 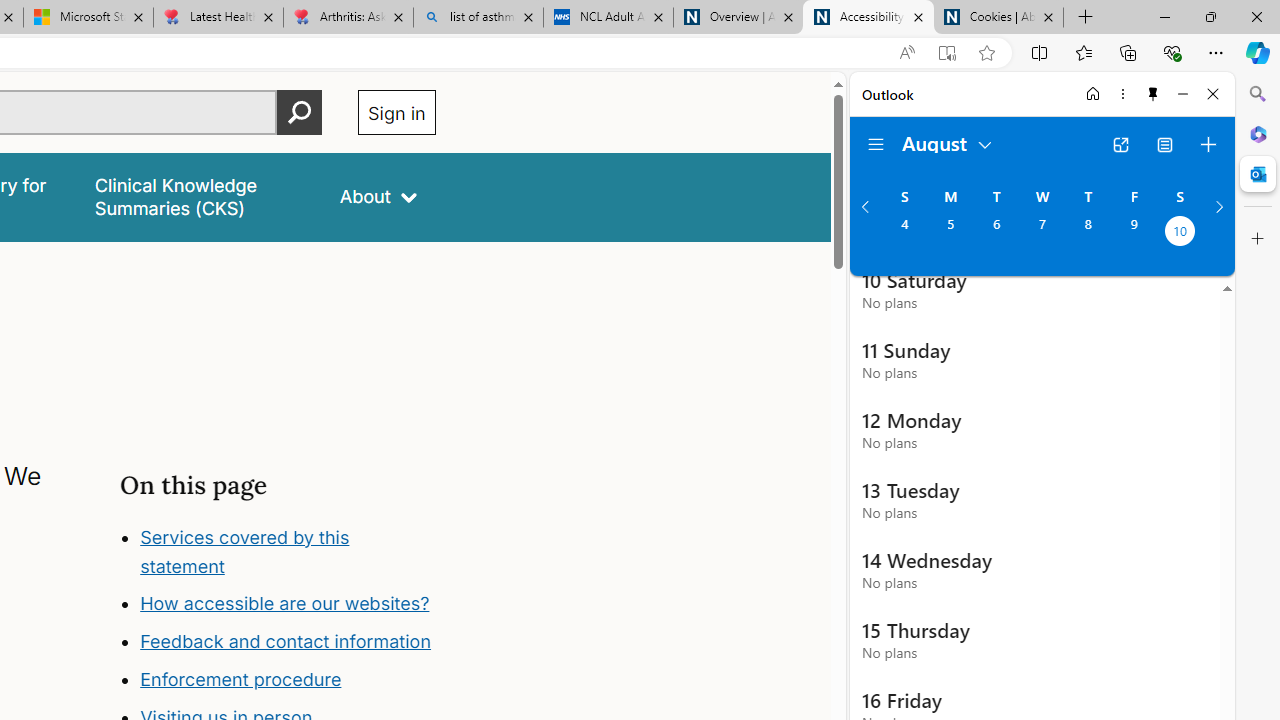 What do you see at coordinates (477, 17) in the screenshot?
I see `'list of asthma inhalers uk - Search'` at bounding box center [477, 17].